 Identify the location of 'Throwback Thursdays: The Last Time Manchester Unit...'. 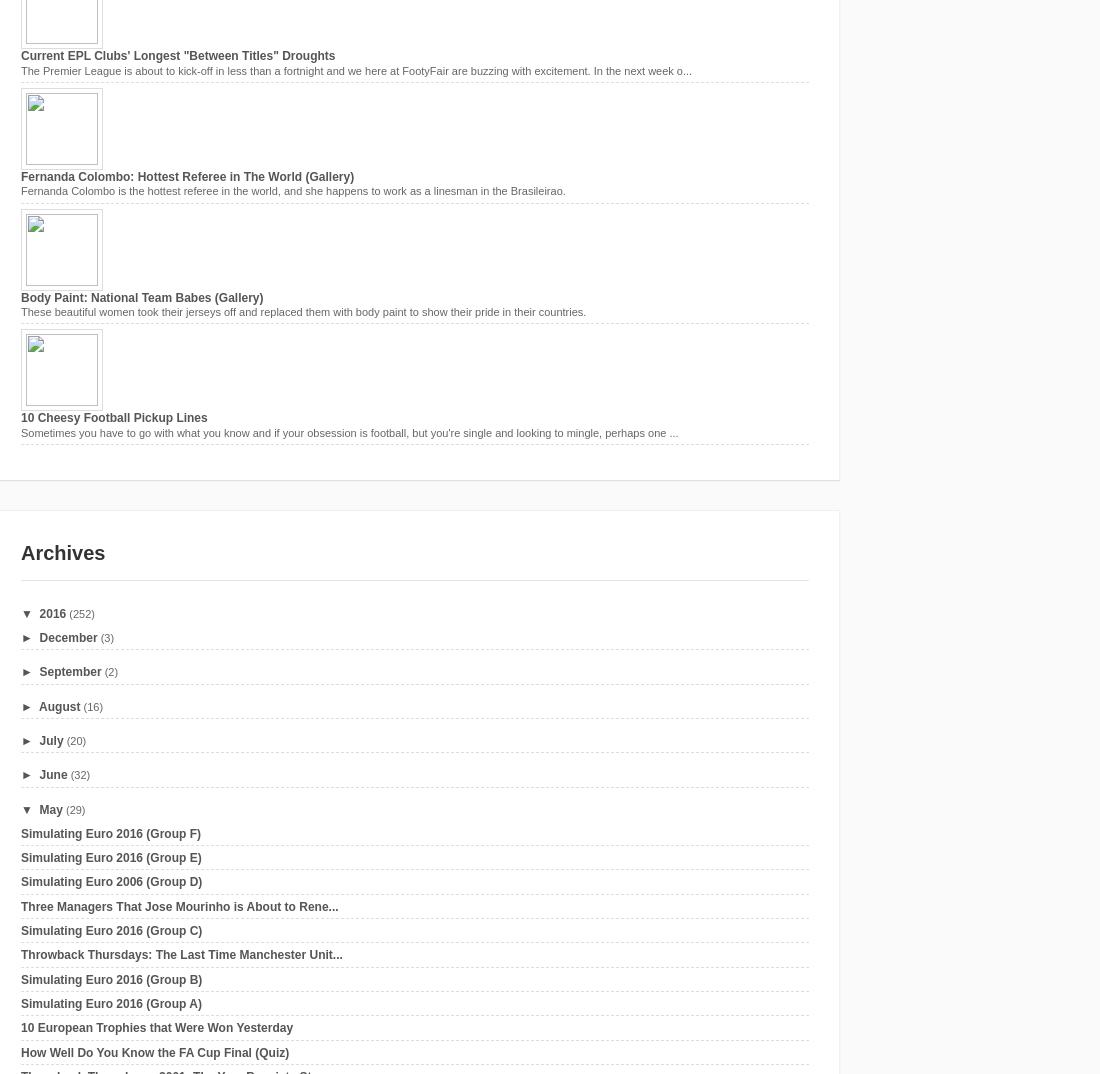
(180, 955).